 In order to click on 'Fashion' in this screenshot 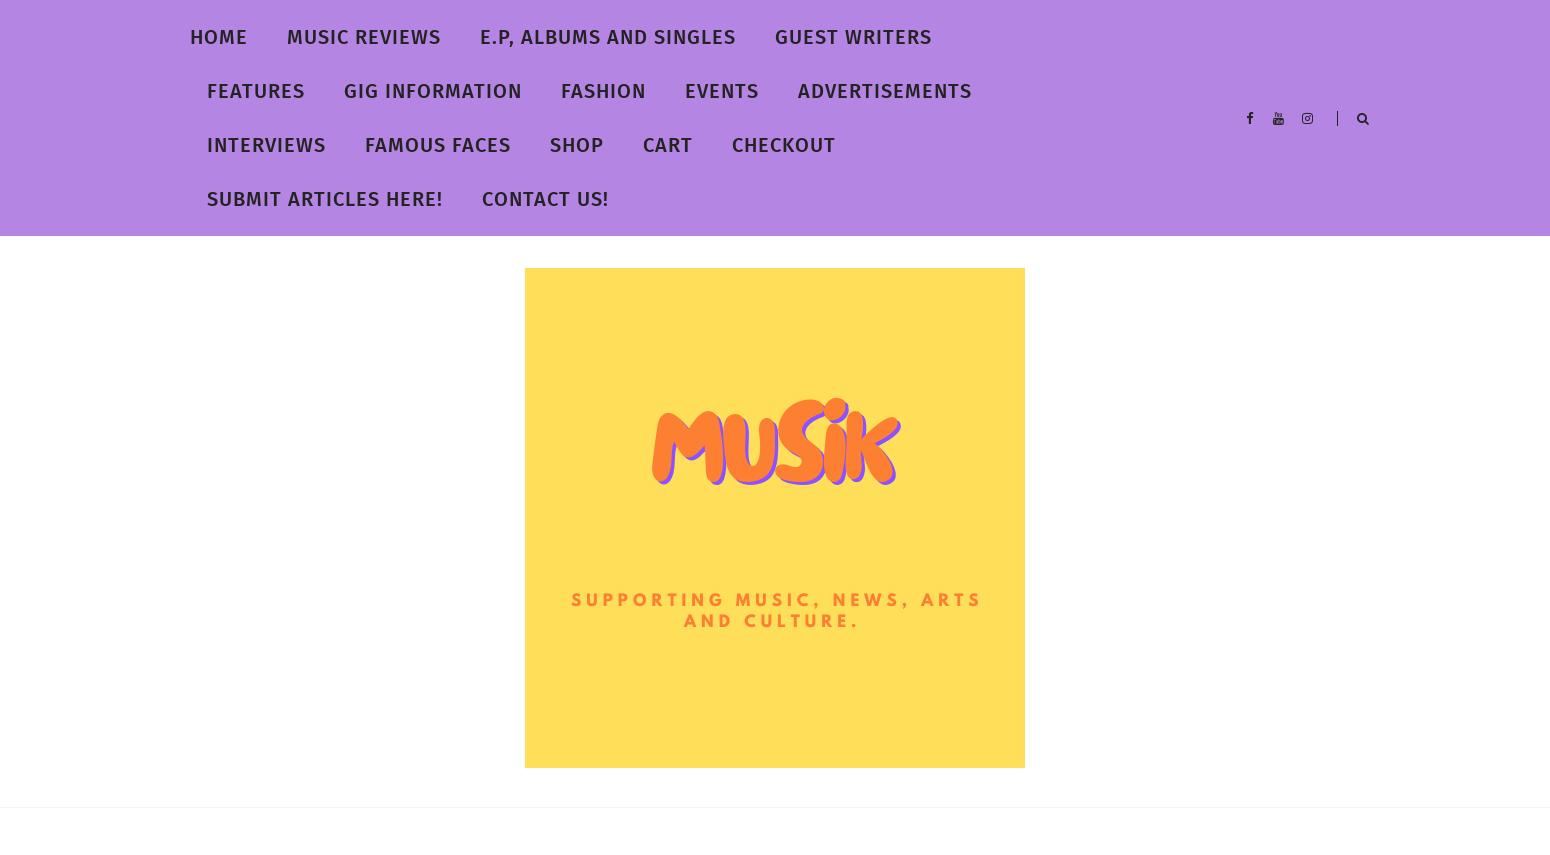, I will do `click(603, 90)`.